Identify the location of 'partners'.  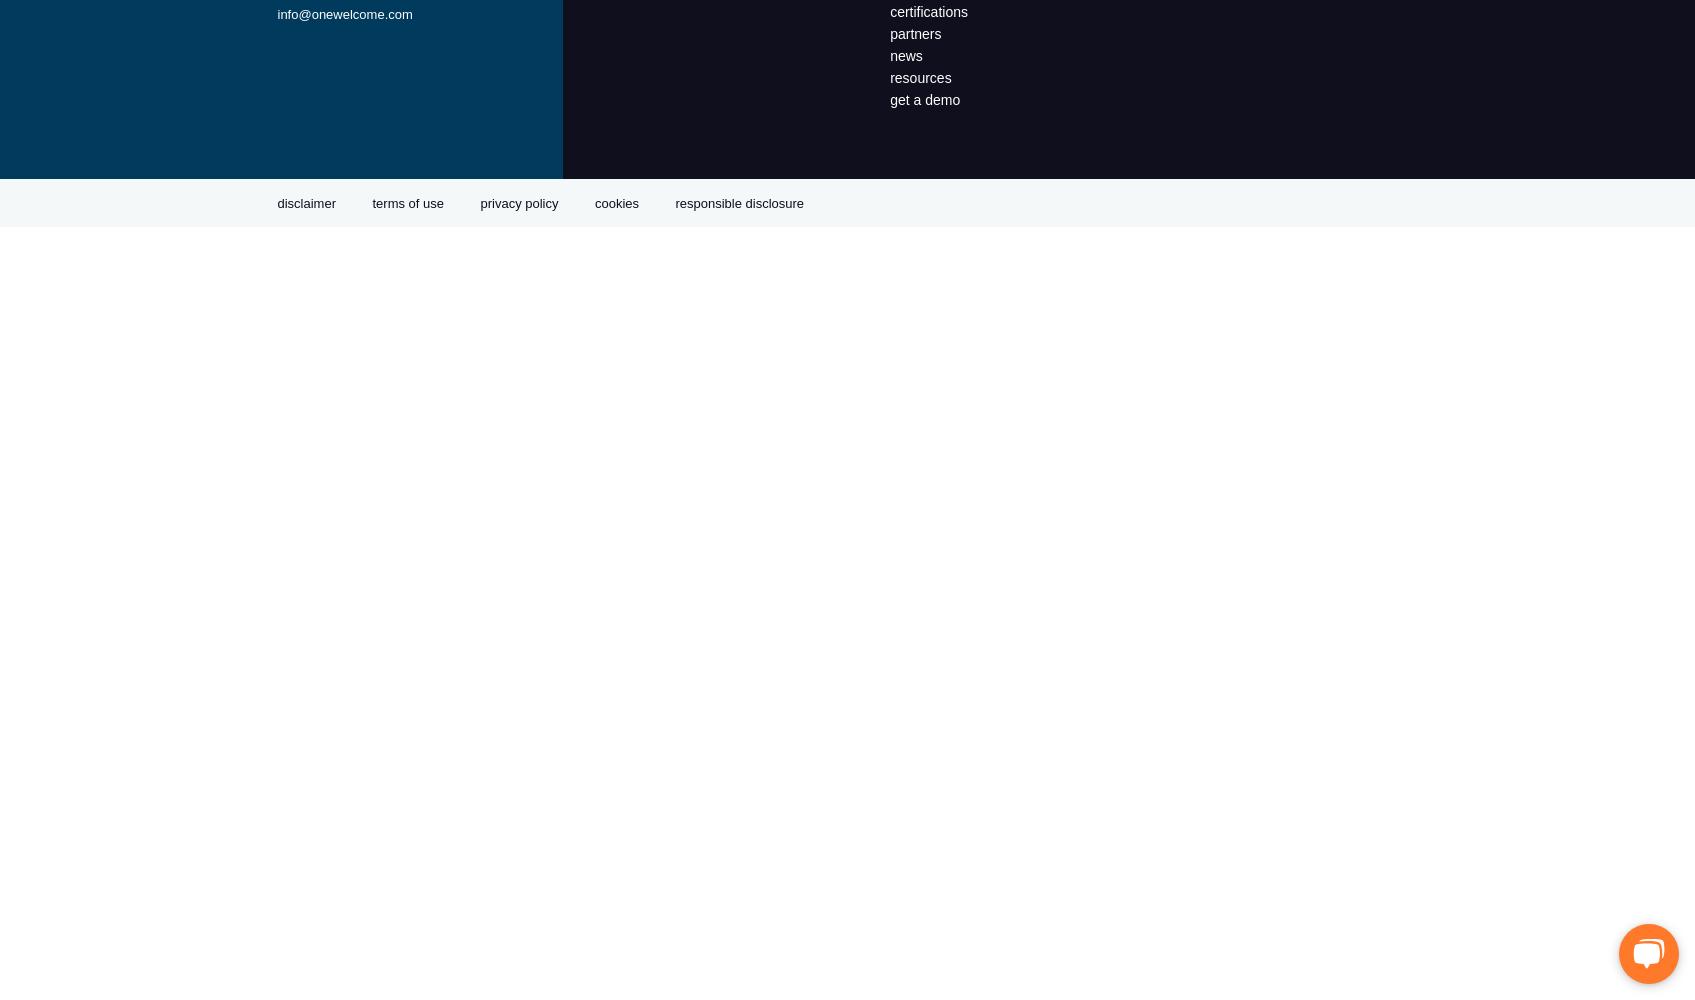
(915, 34).